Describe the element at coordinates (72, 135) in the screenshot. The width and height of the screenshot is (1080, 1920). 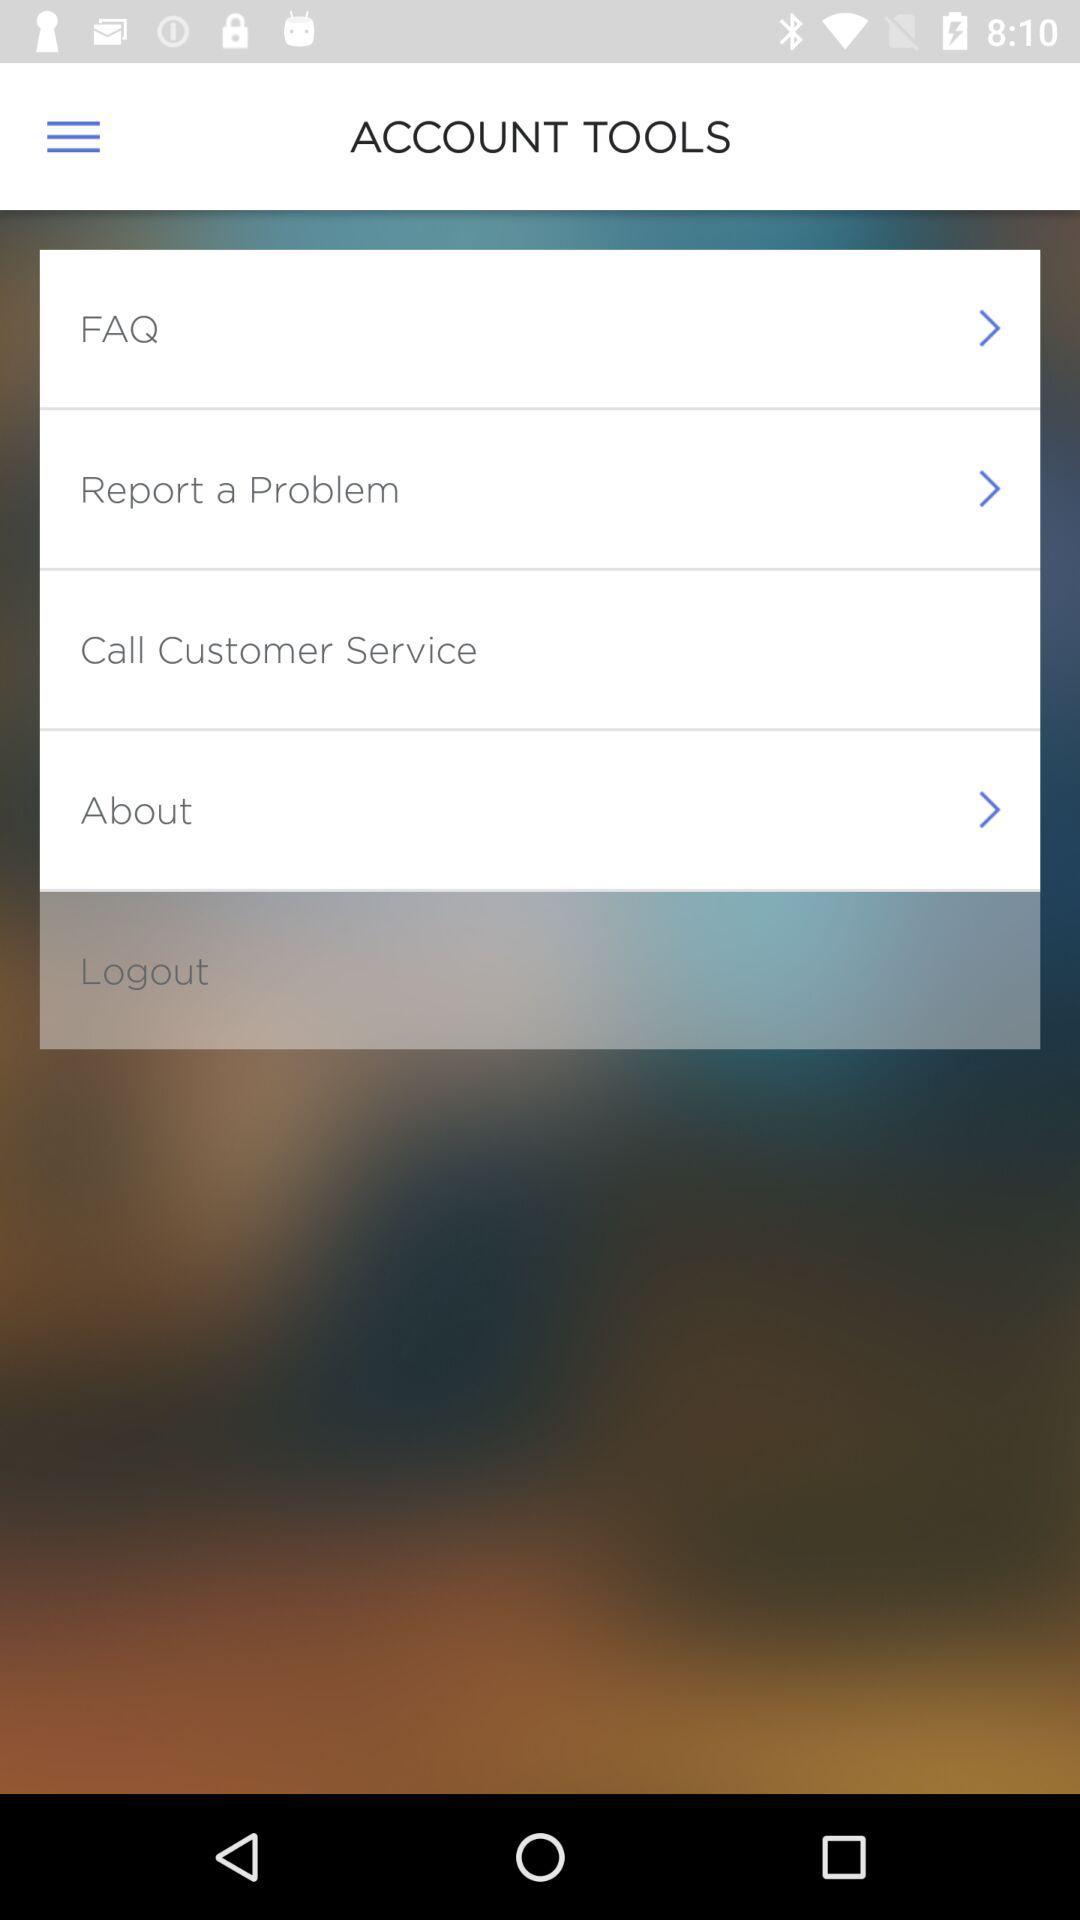
I see `the item to the left of the account tools item` at that location.